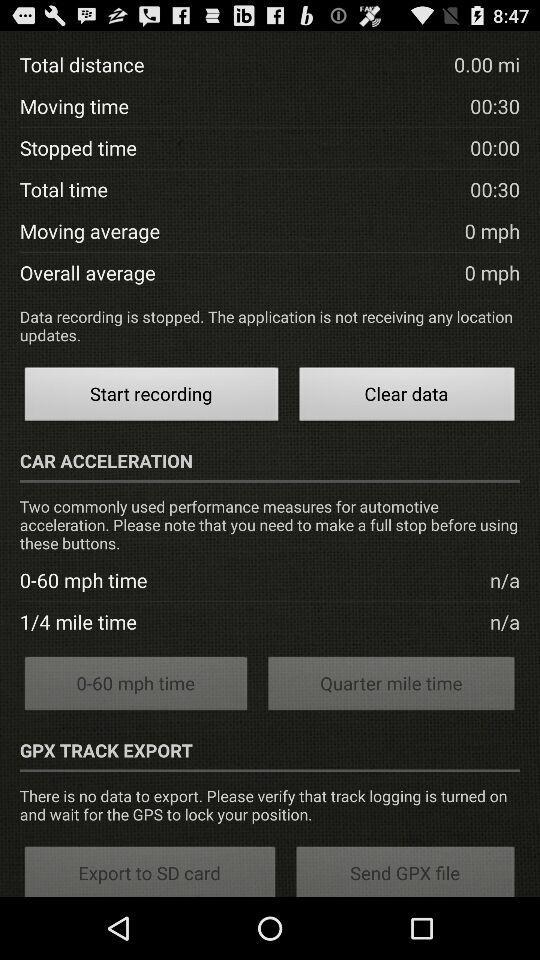 The image size is (540, 960). What do you see at coordinates (405, 869) in the screenshot?
I see `the icon below the there is no` at bounding box center [405, 869].